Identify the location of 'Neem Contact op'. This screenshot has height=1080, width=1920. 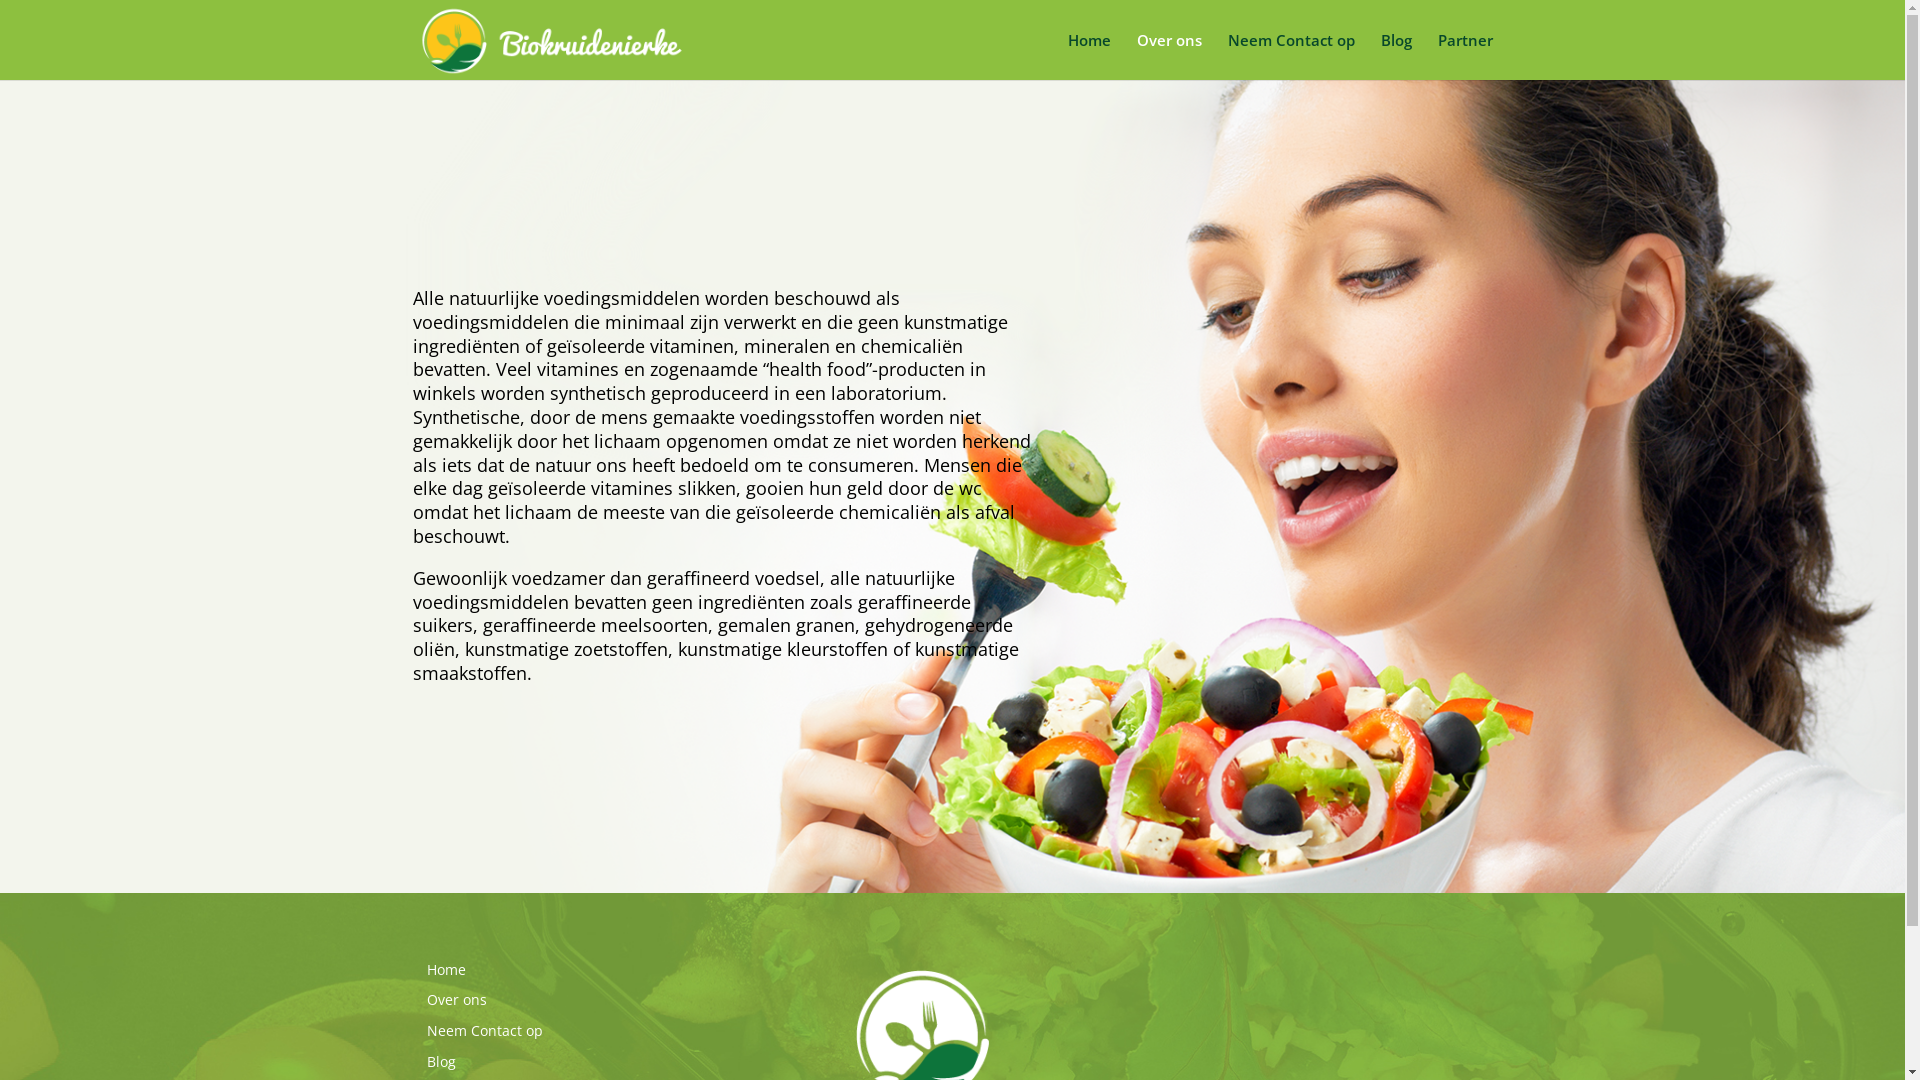
(425, 1030).